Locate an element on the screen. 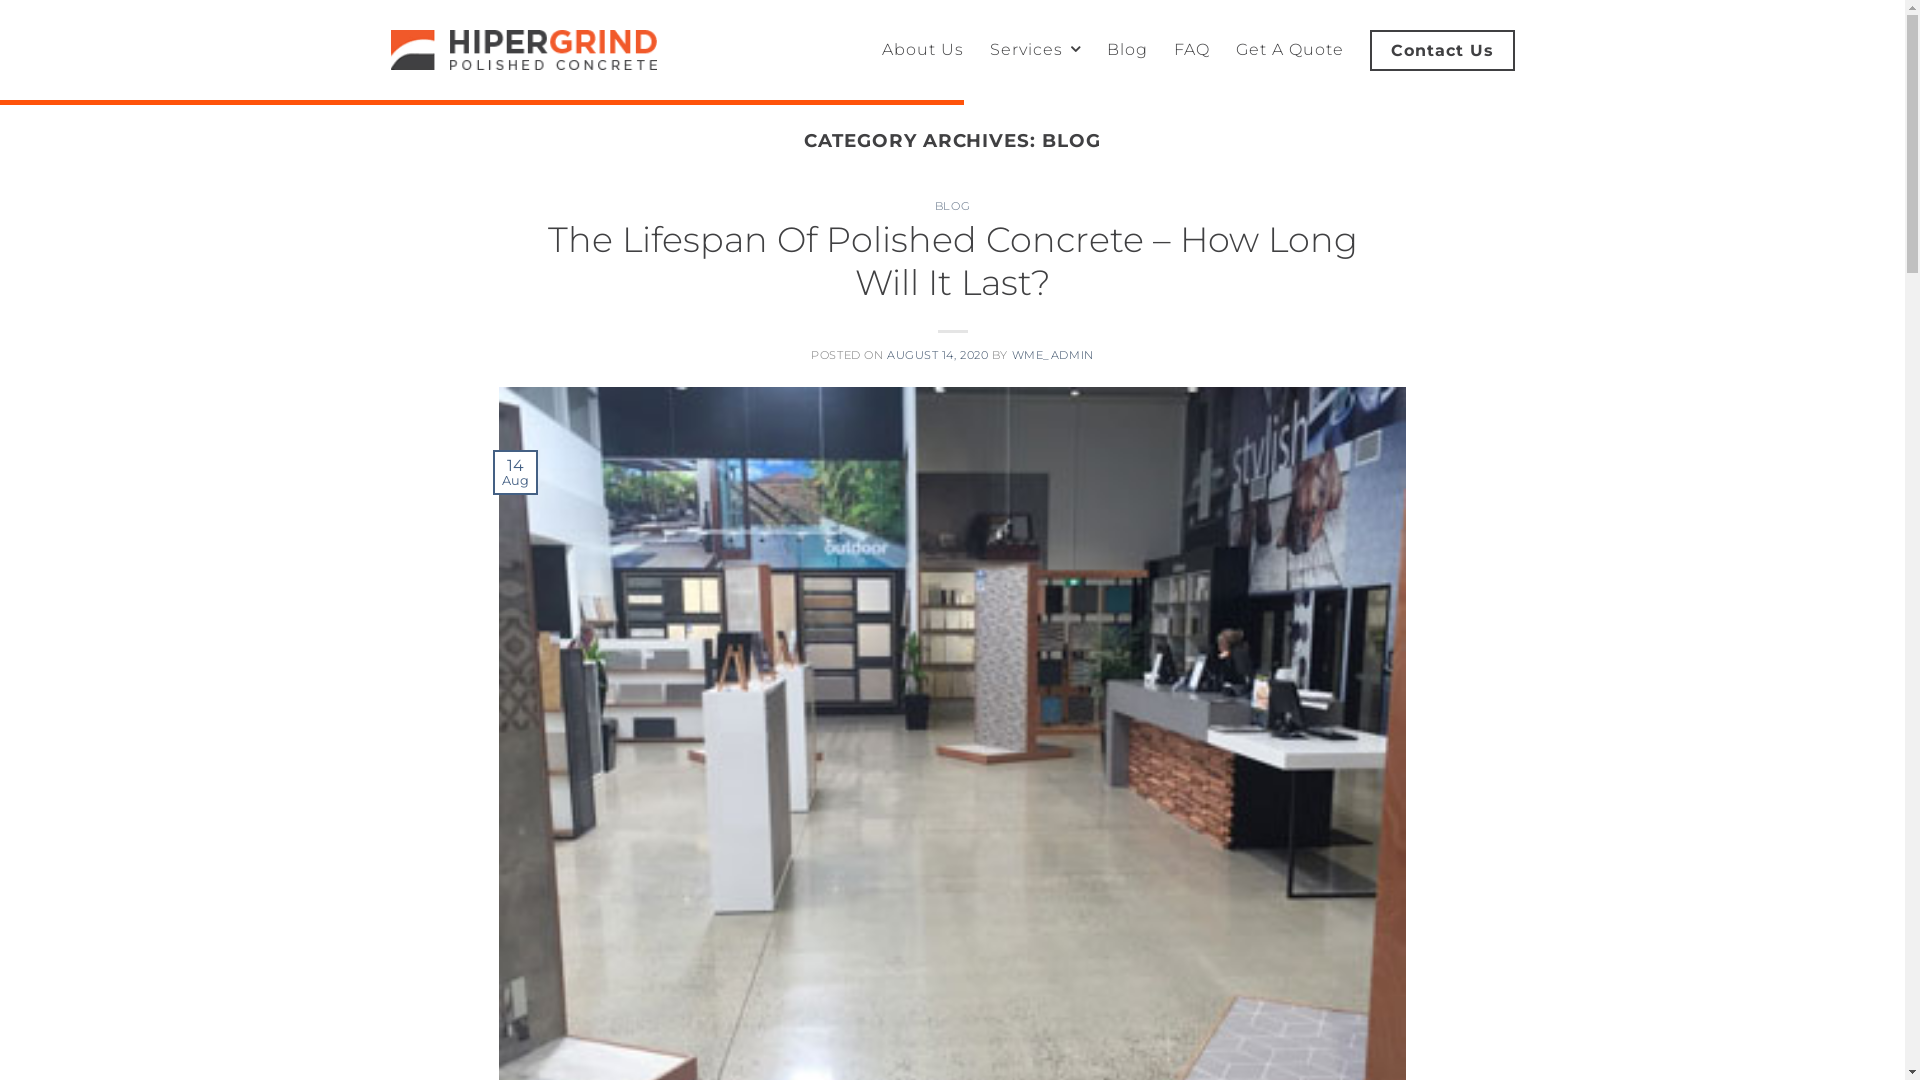 The image size is (1920, 1080). 'BLOG' is located at coordinates (951, 205).